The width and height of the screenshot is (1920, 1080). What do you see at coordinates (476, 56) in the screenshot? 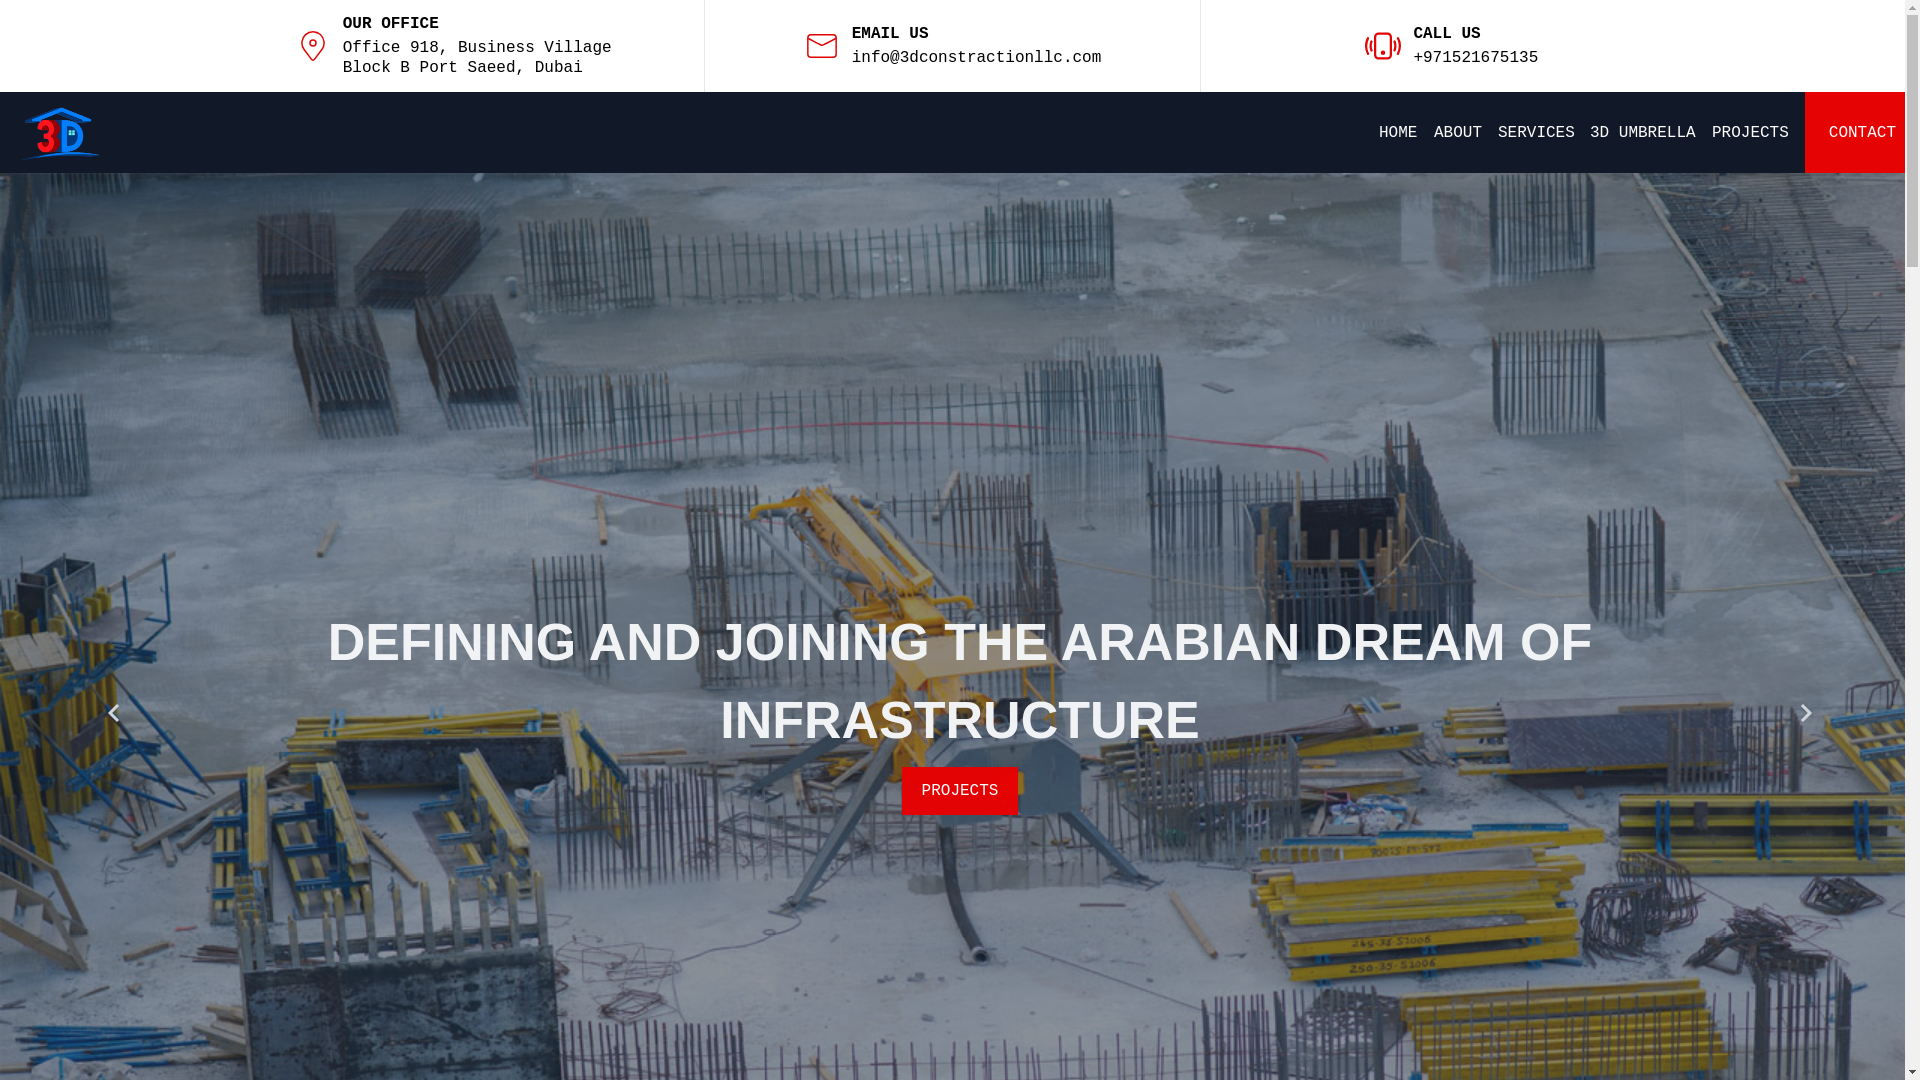
I see `'Office 918, Business Village` at bounding box center [476, 56].